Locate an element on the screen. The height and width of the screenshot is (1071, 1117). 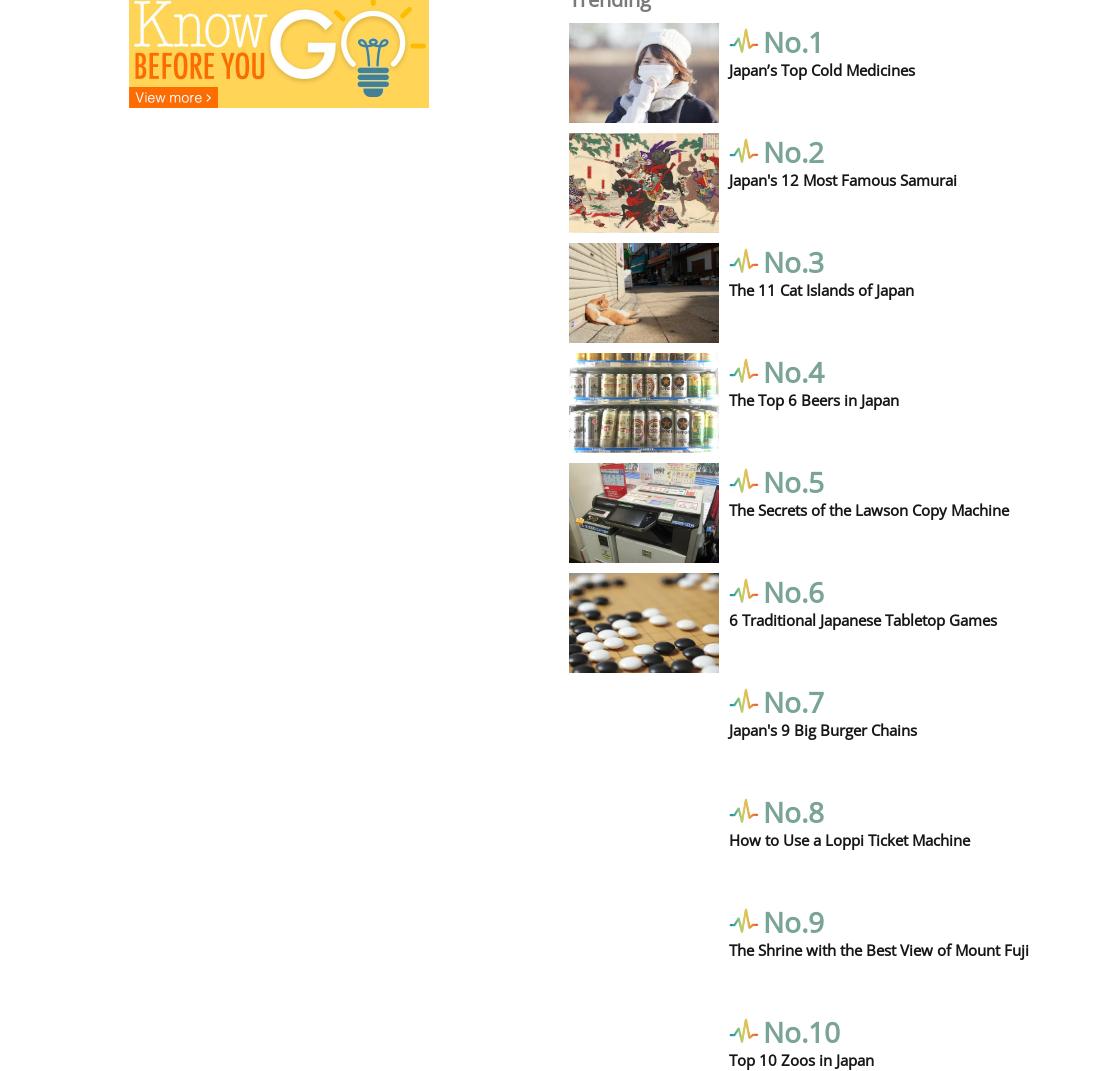
'No.8' is located at coordinates (792, 809).